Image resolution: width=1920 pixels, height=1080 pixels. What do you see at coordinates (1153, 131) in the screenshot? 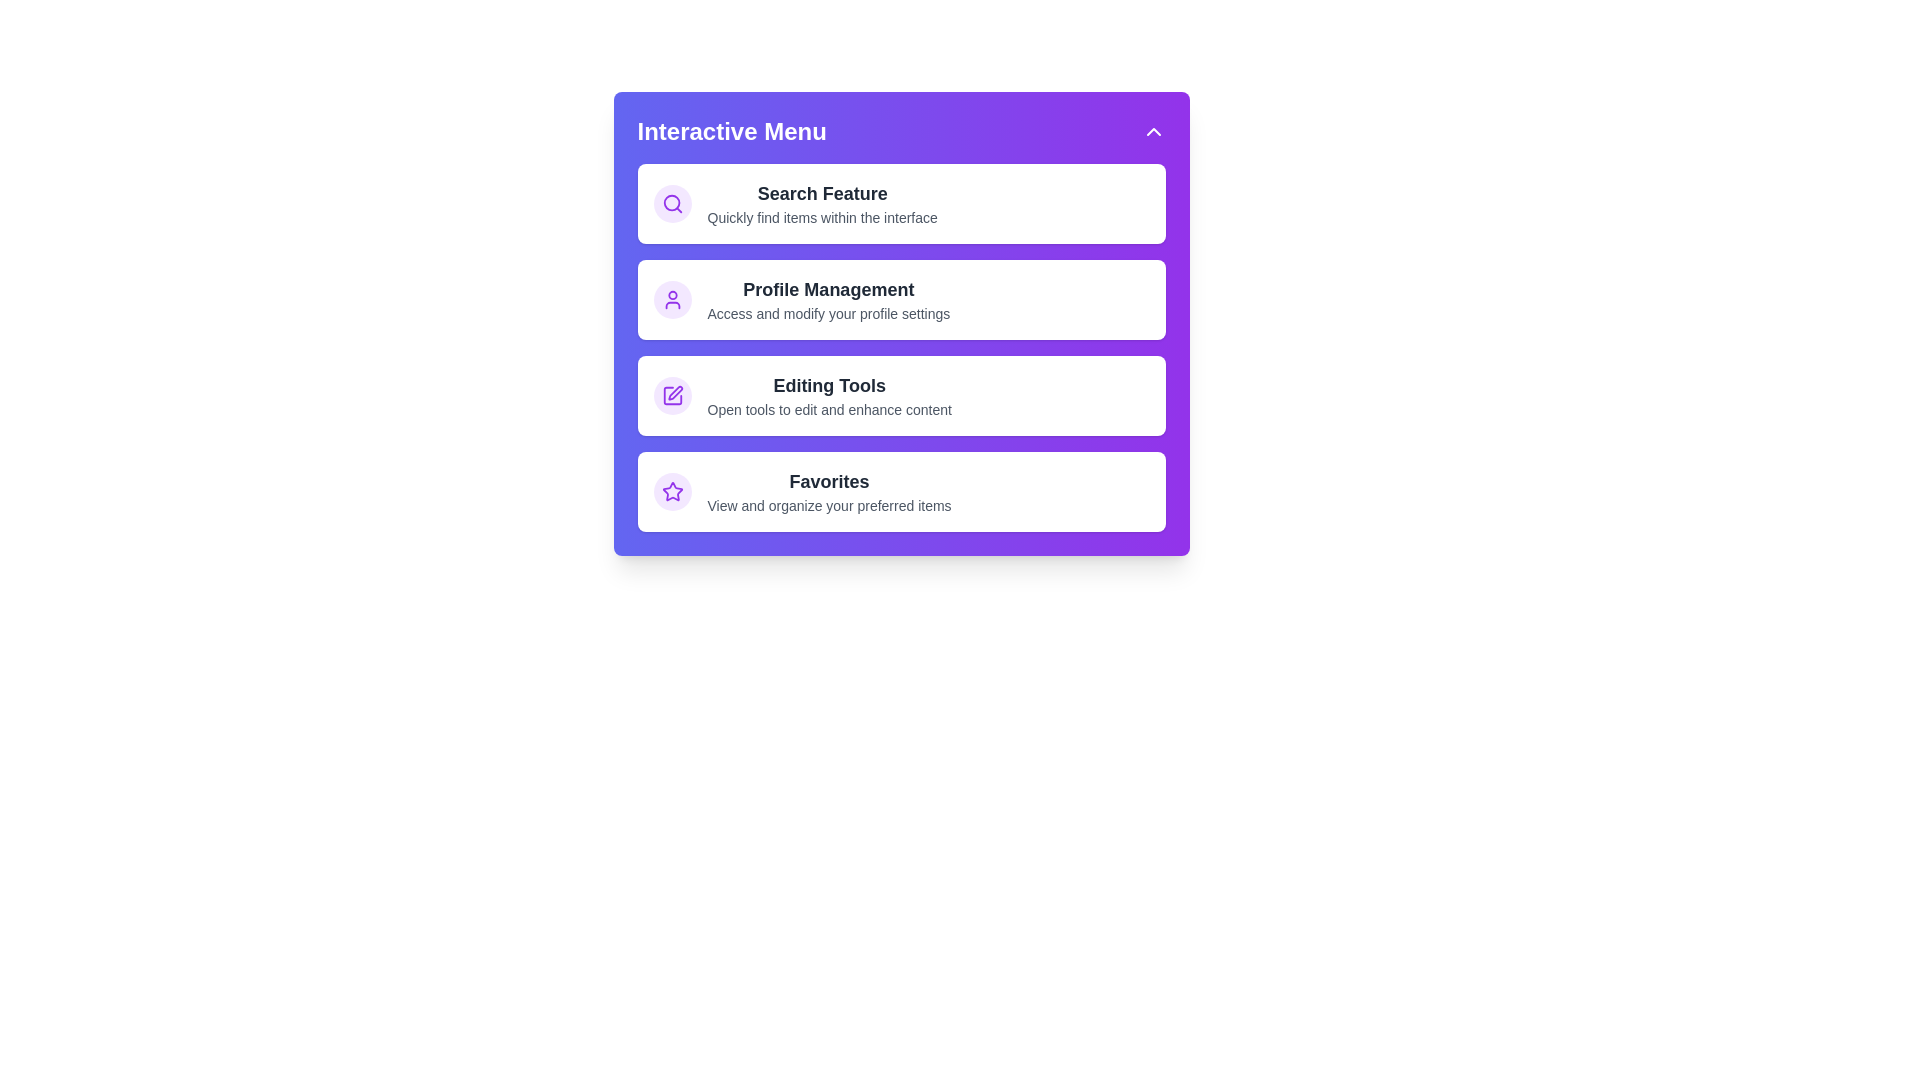
I see `the arrow button to toggle the menu visibility` at bounding box center [1153, 131].